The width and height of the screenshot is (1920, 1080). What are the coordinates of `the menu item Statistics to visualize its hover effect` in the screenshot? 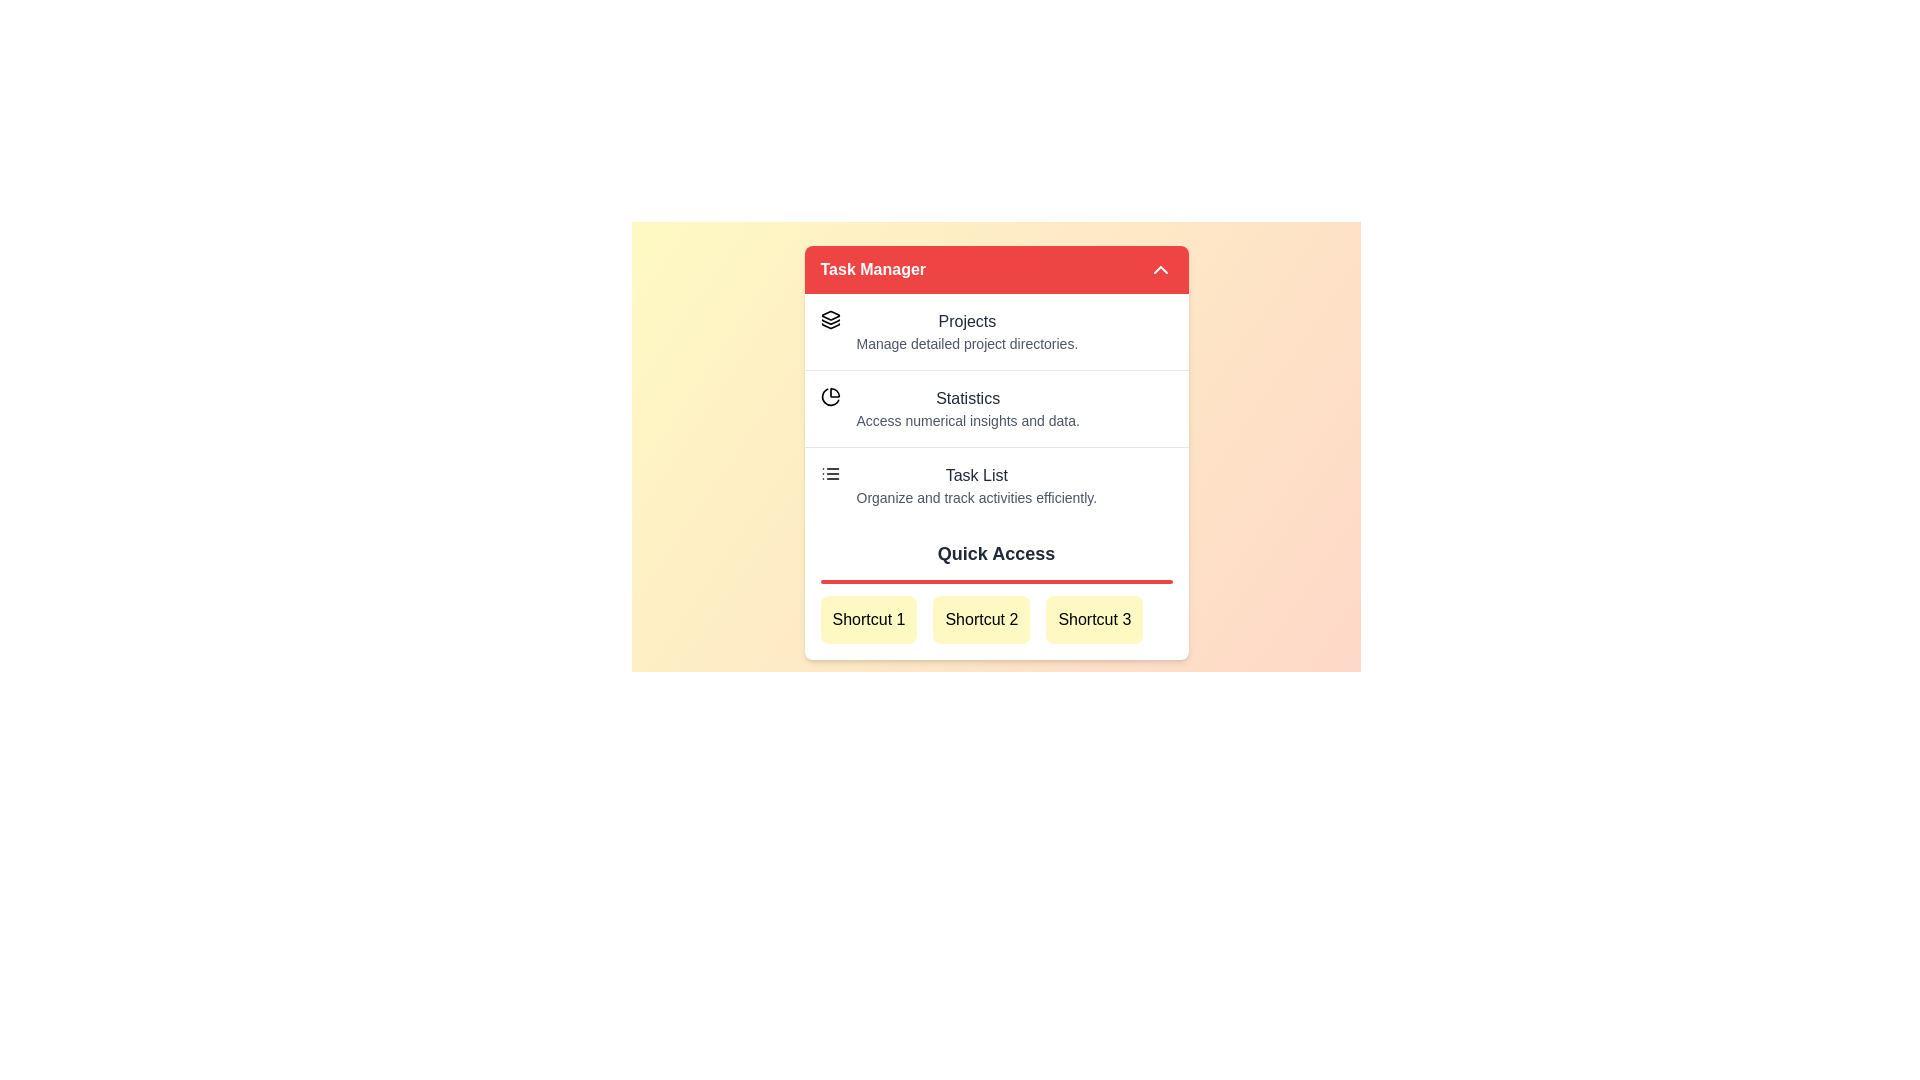 It's located at (996, 407).